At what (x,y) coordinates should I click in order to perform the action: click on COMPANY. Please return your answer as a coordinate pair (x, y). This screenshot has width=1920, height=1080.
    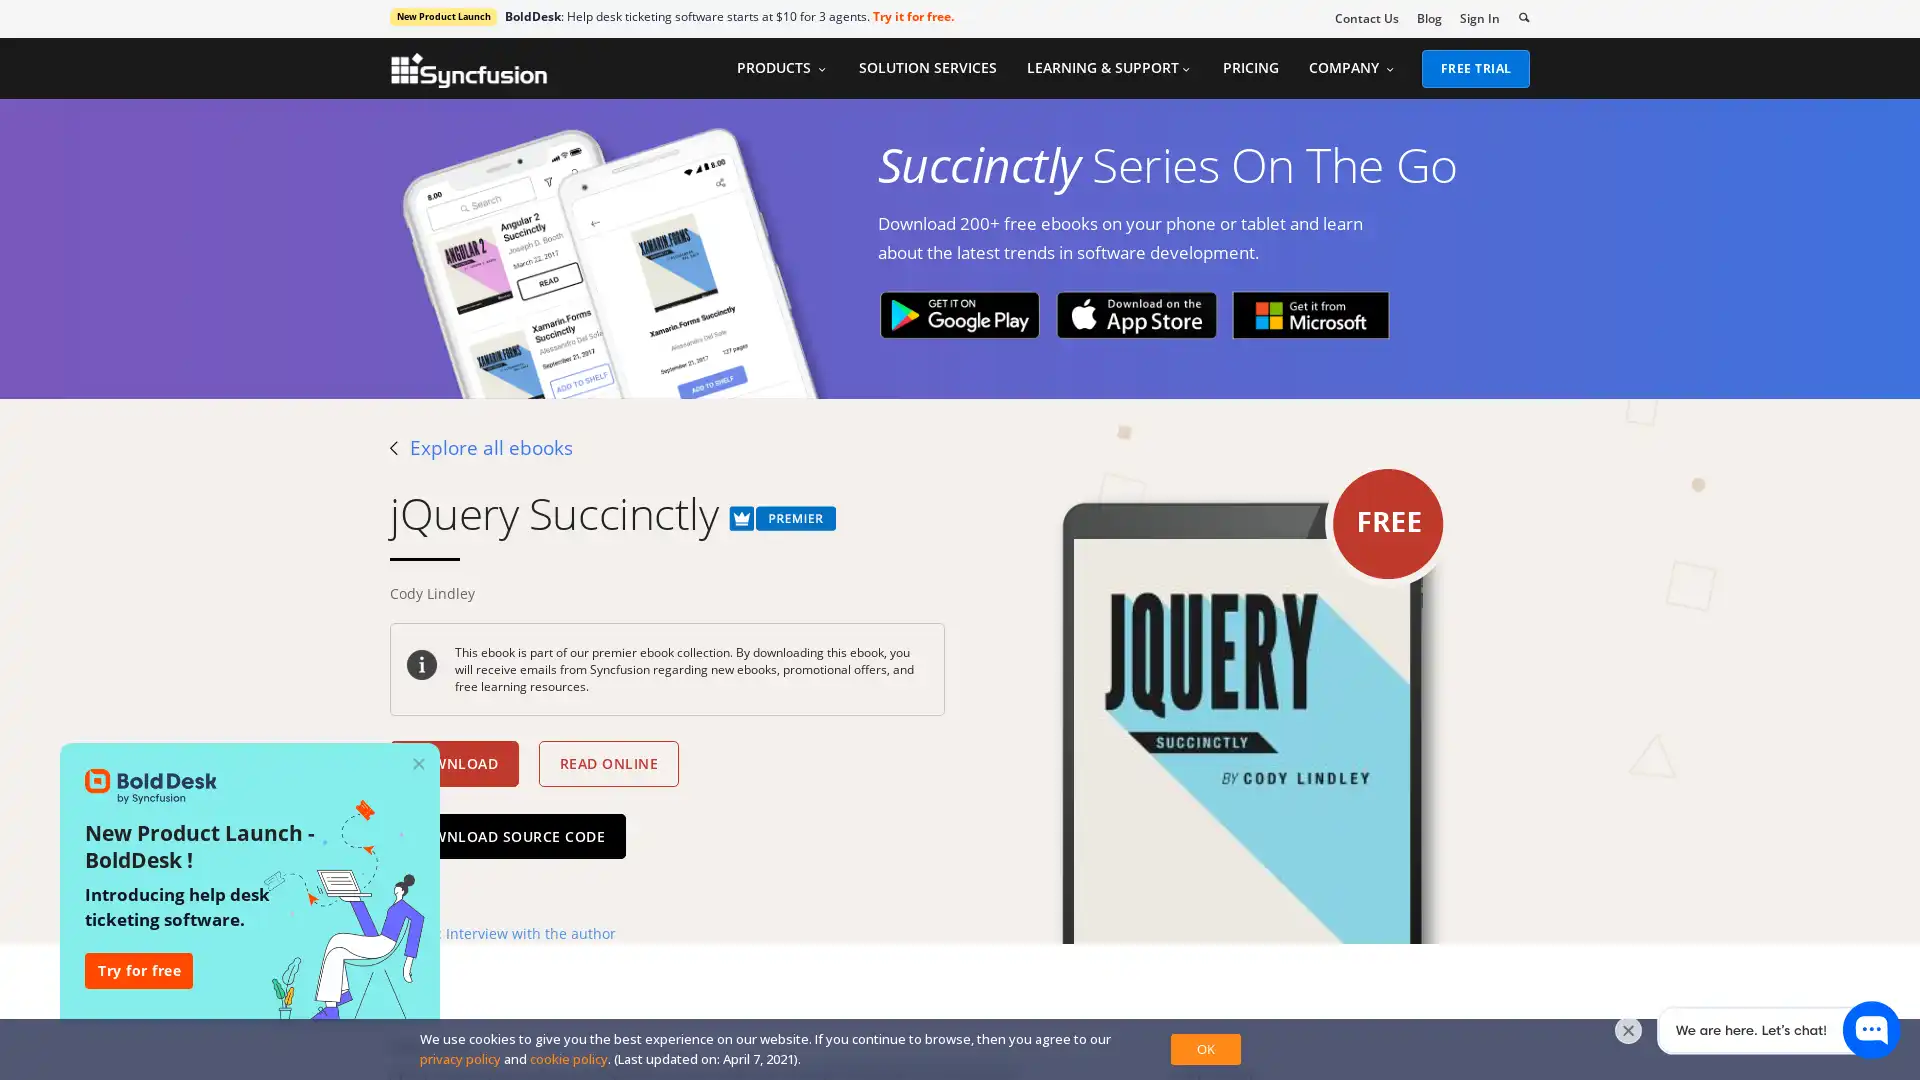
    Looking at the image, I should click on (1352, 67).